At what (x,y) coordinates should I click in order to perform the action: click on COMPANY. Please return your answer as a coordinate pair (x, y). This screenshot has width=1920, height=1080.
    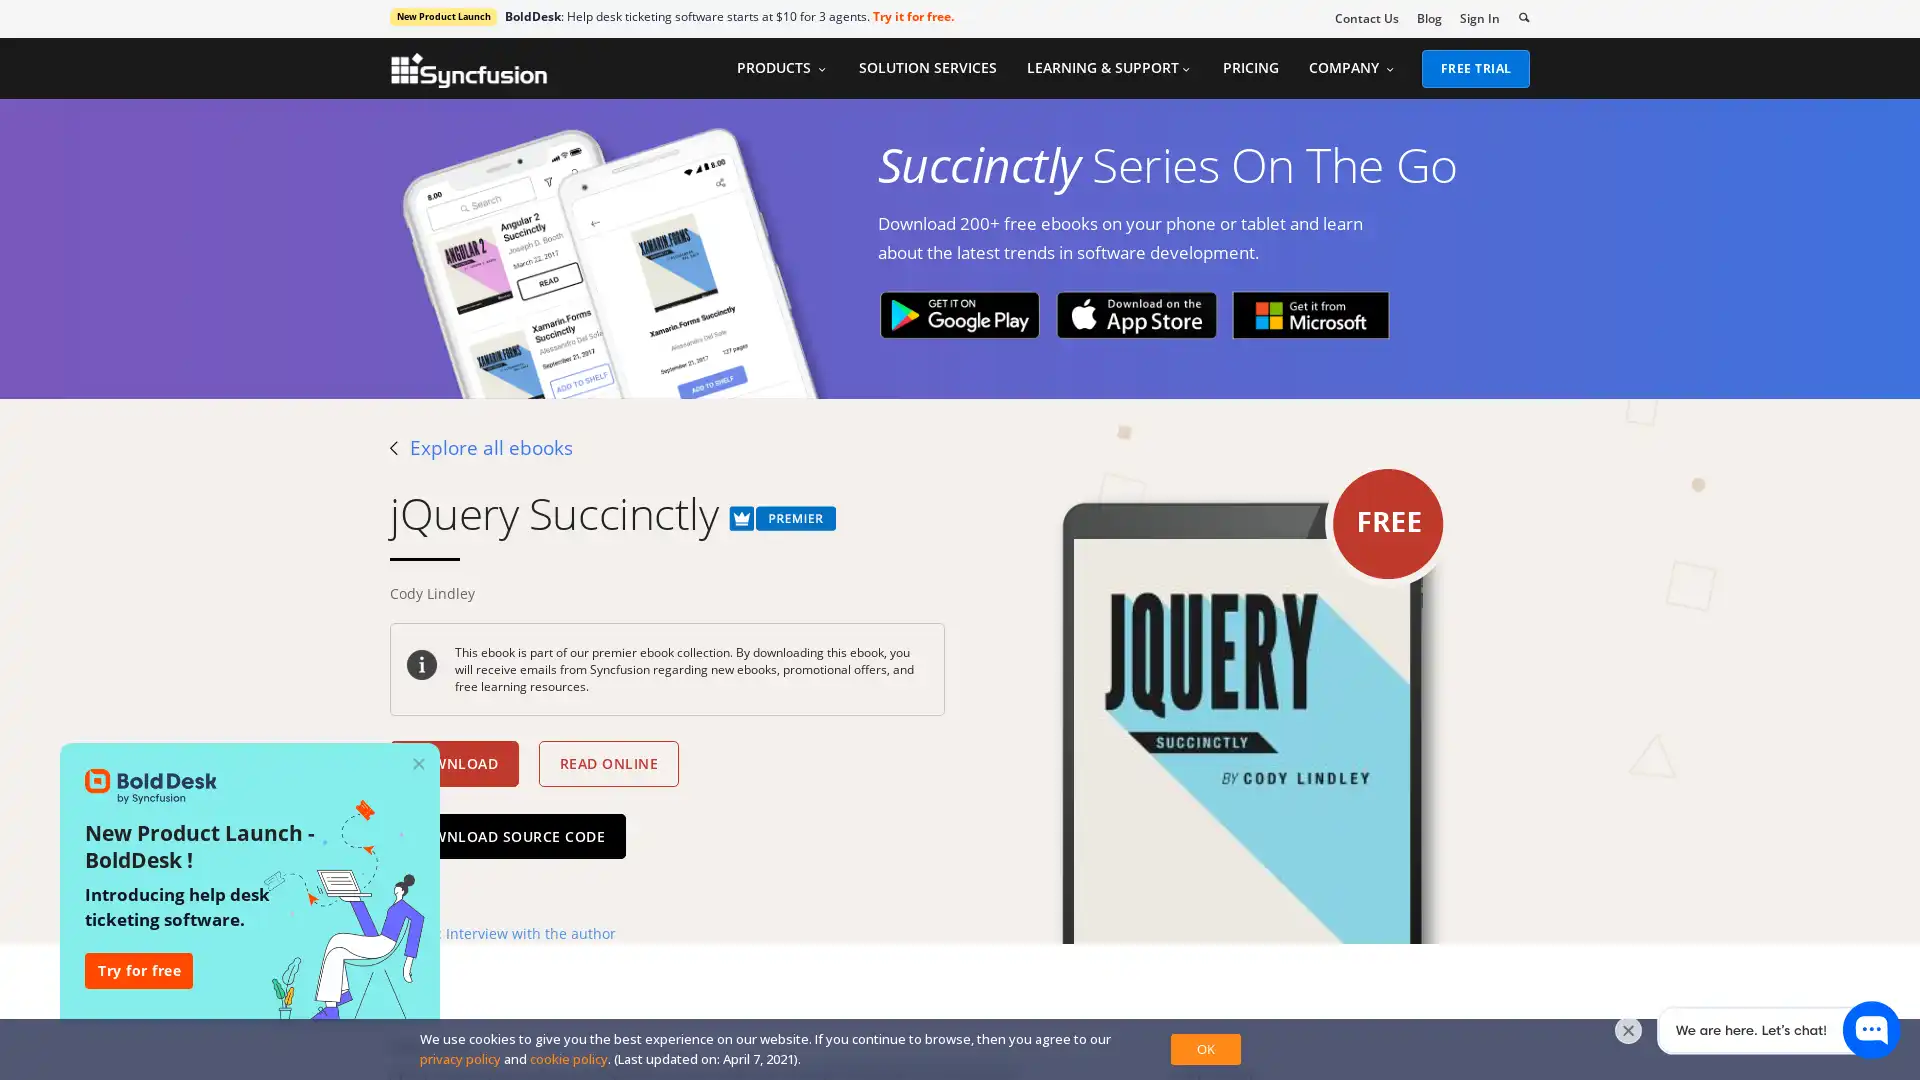
    Looking at the image, I should click on (1352, 67).